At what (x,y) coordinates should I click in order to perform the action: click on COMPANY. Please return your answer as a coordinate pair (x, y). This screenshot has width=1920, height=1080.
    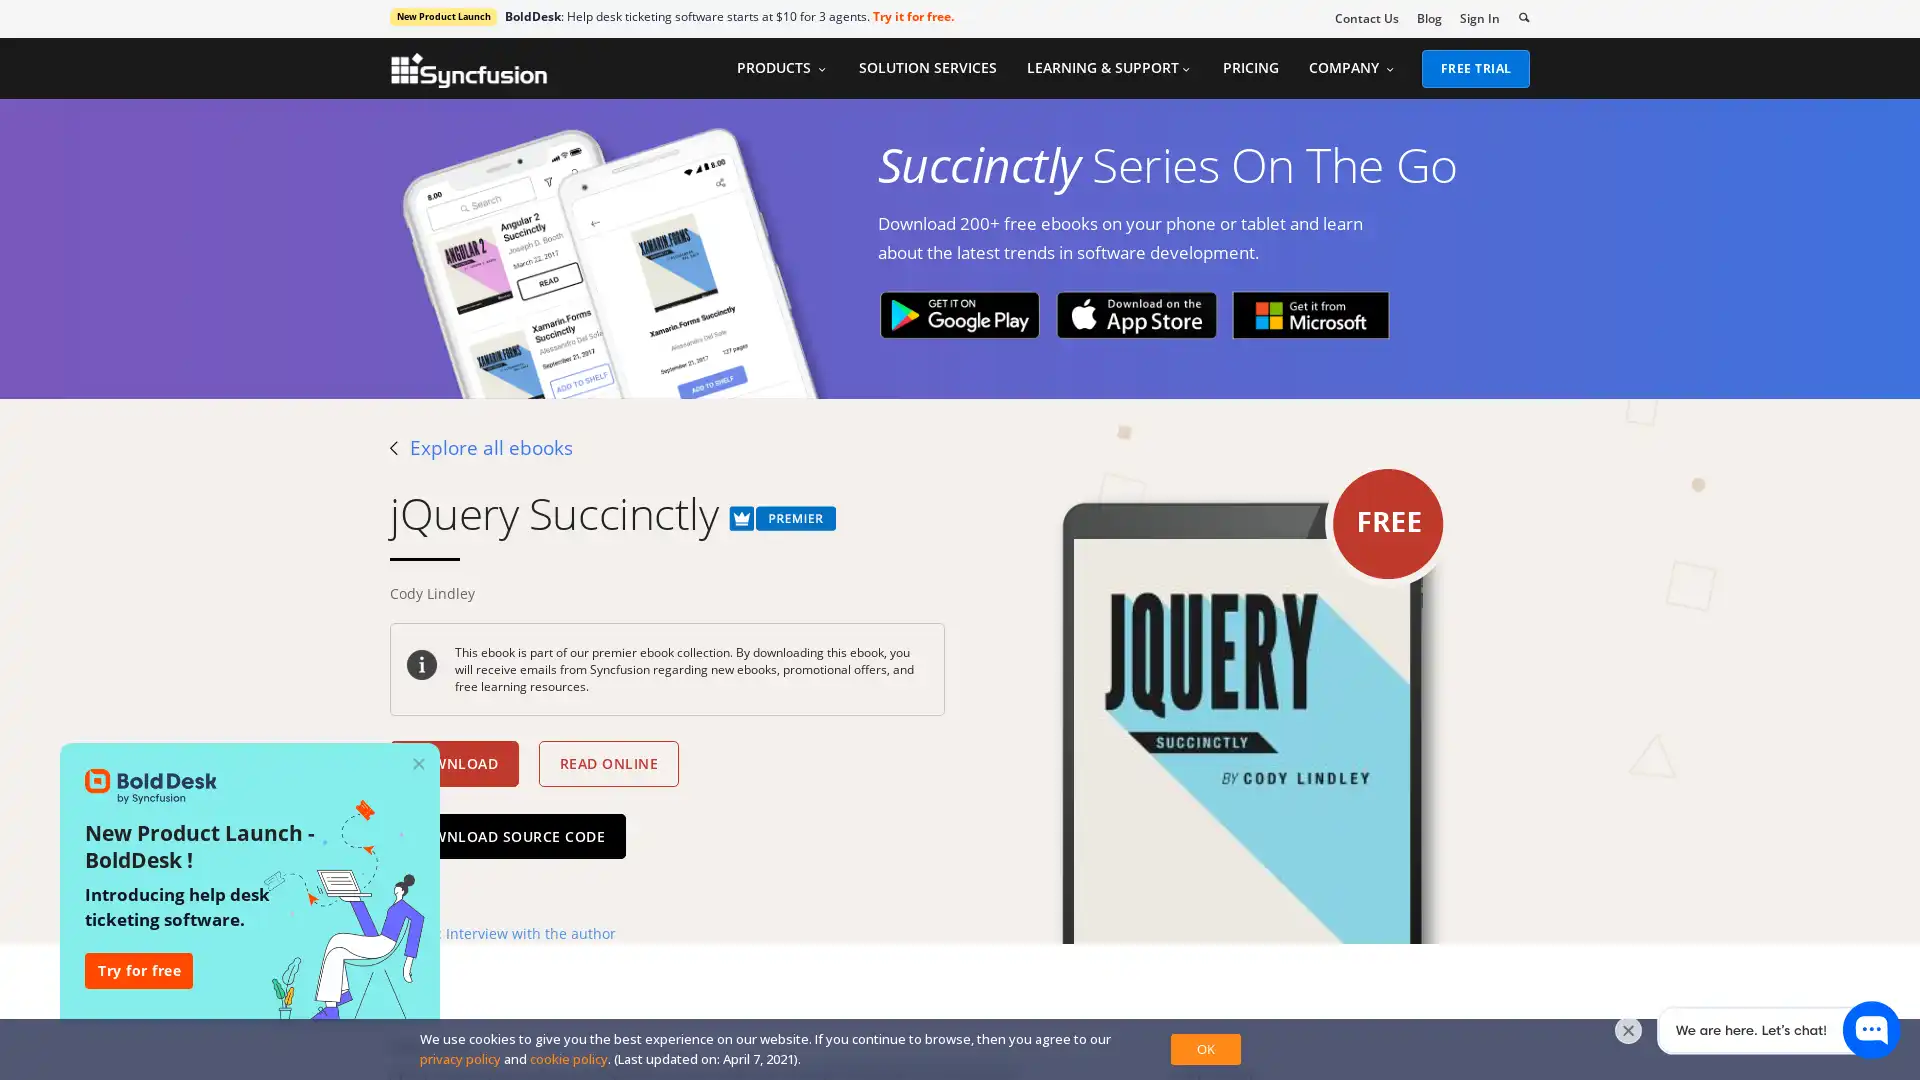
    Looking at the image, I should click on (1352, 67).